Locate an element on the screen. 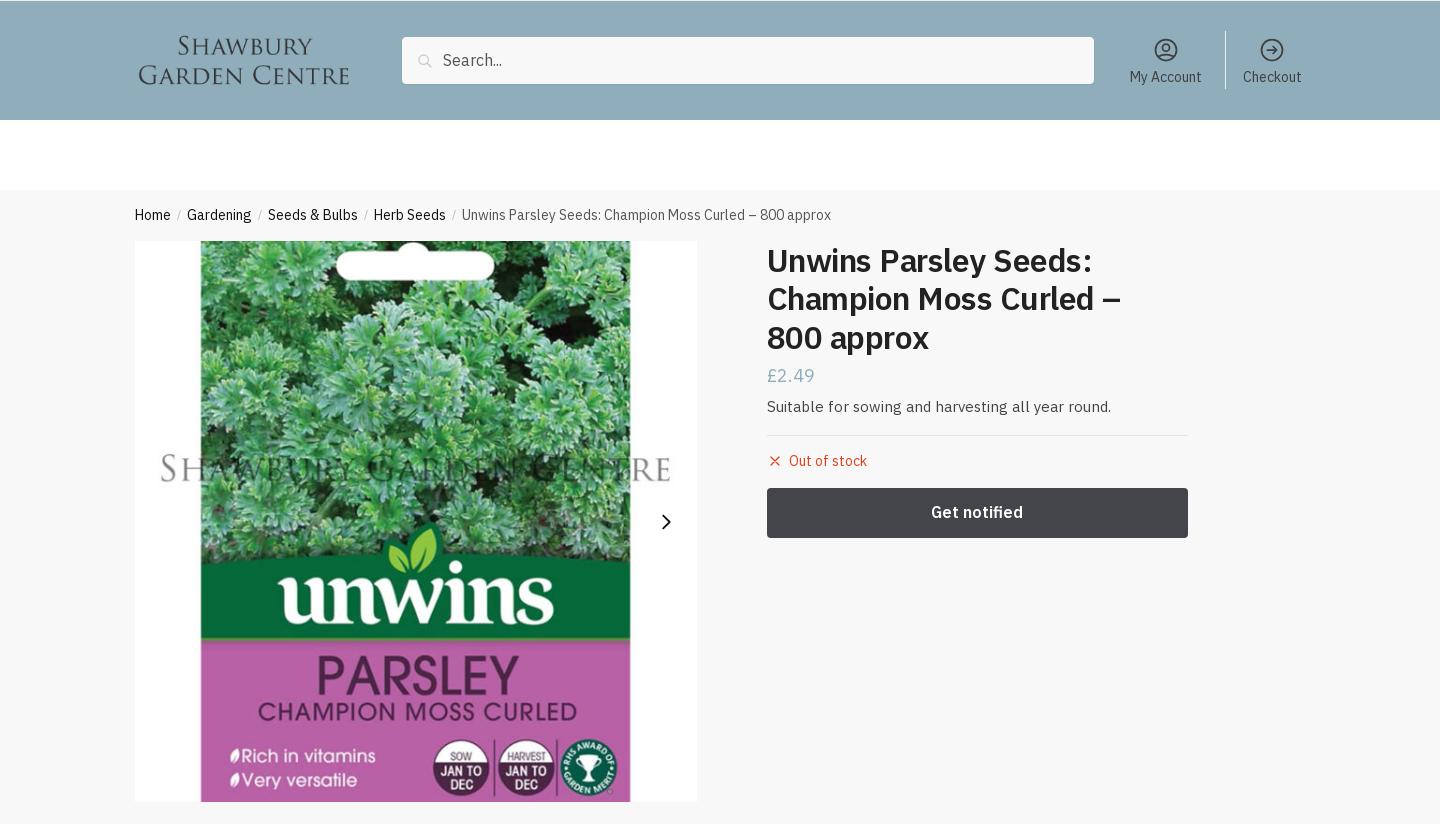  'Coal, Logs & Kindling' is located at coordinates (957, 29).